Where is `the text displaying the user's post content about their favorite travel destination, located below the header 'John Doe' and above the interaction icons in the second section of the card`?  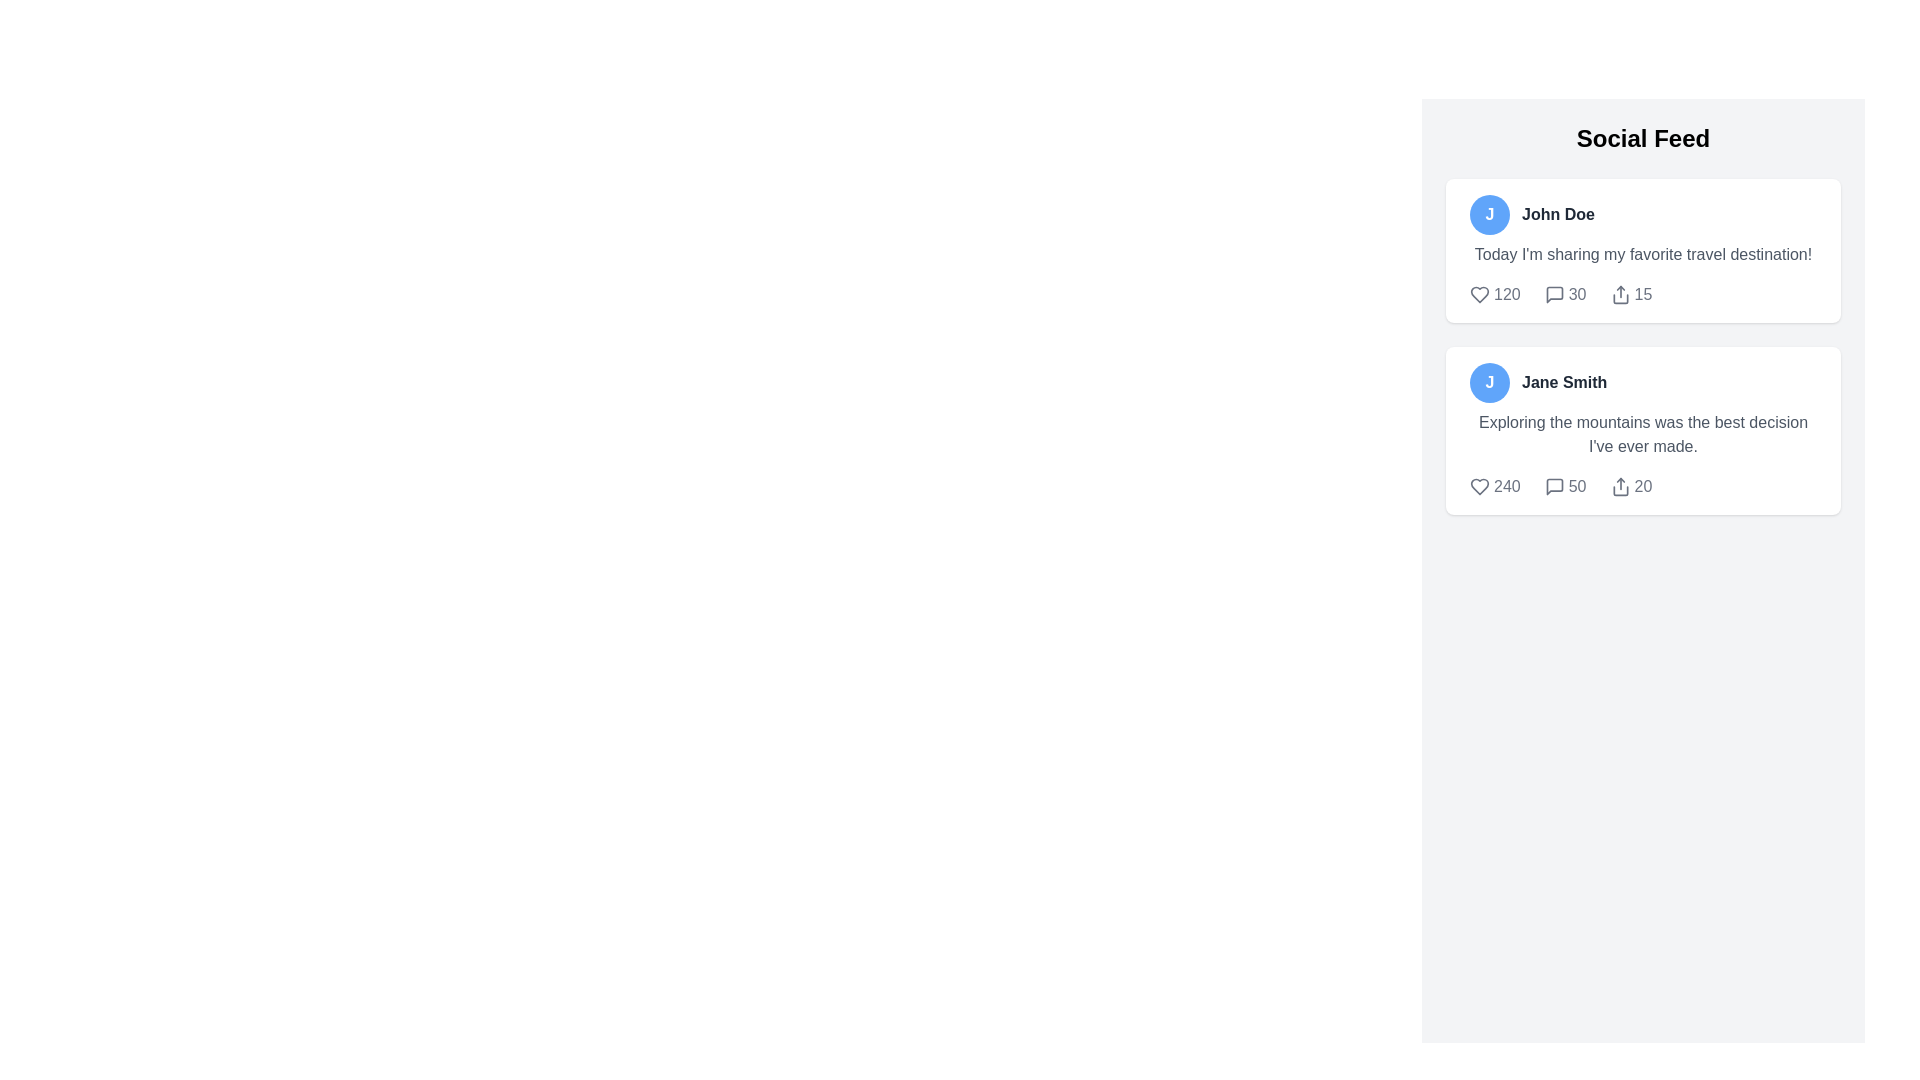
the text displaying the user's post content about their favorite travel destination, located below the header 'John Doe' and above the interaction icons in the second section of the card is located at coordinates (1643, 253).